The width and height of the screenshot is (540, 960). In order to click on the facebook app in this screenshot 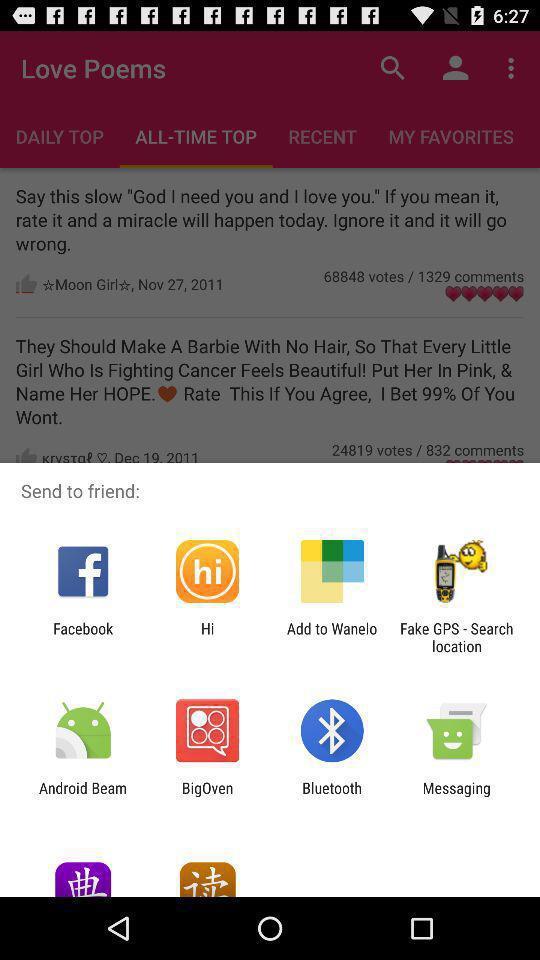, I will do `click(82, 636)`.